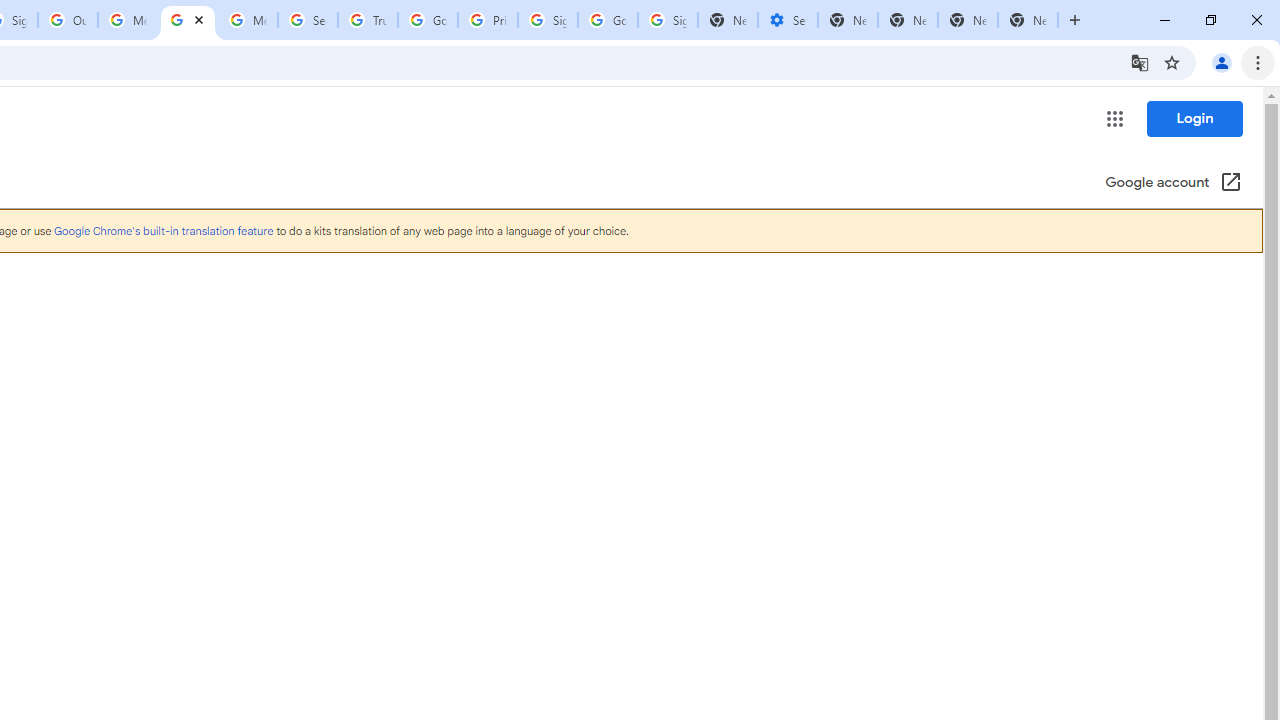  I want to click on 'You', so click(1220, 61).